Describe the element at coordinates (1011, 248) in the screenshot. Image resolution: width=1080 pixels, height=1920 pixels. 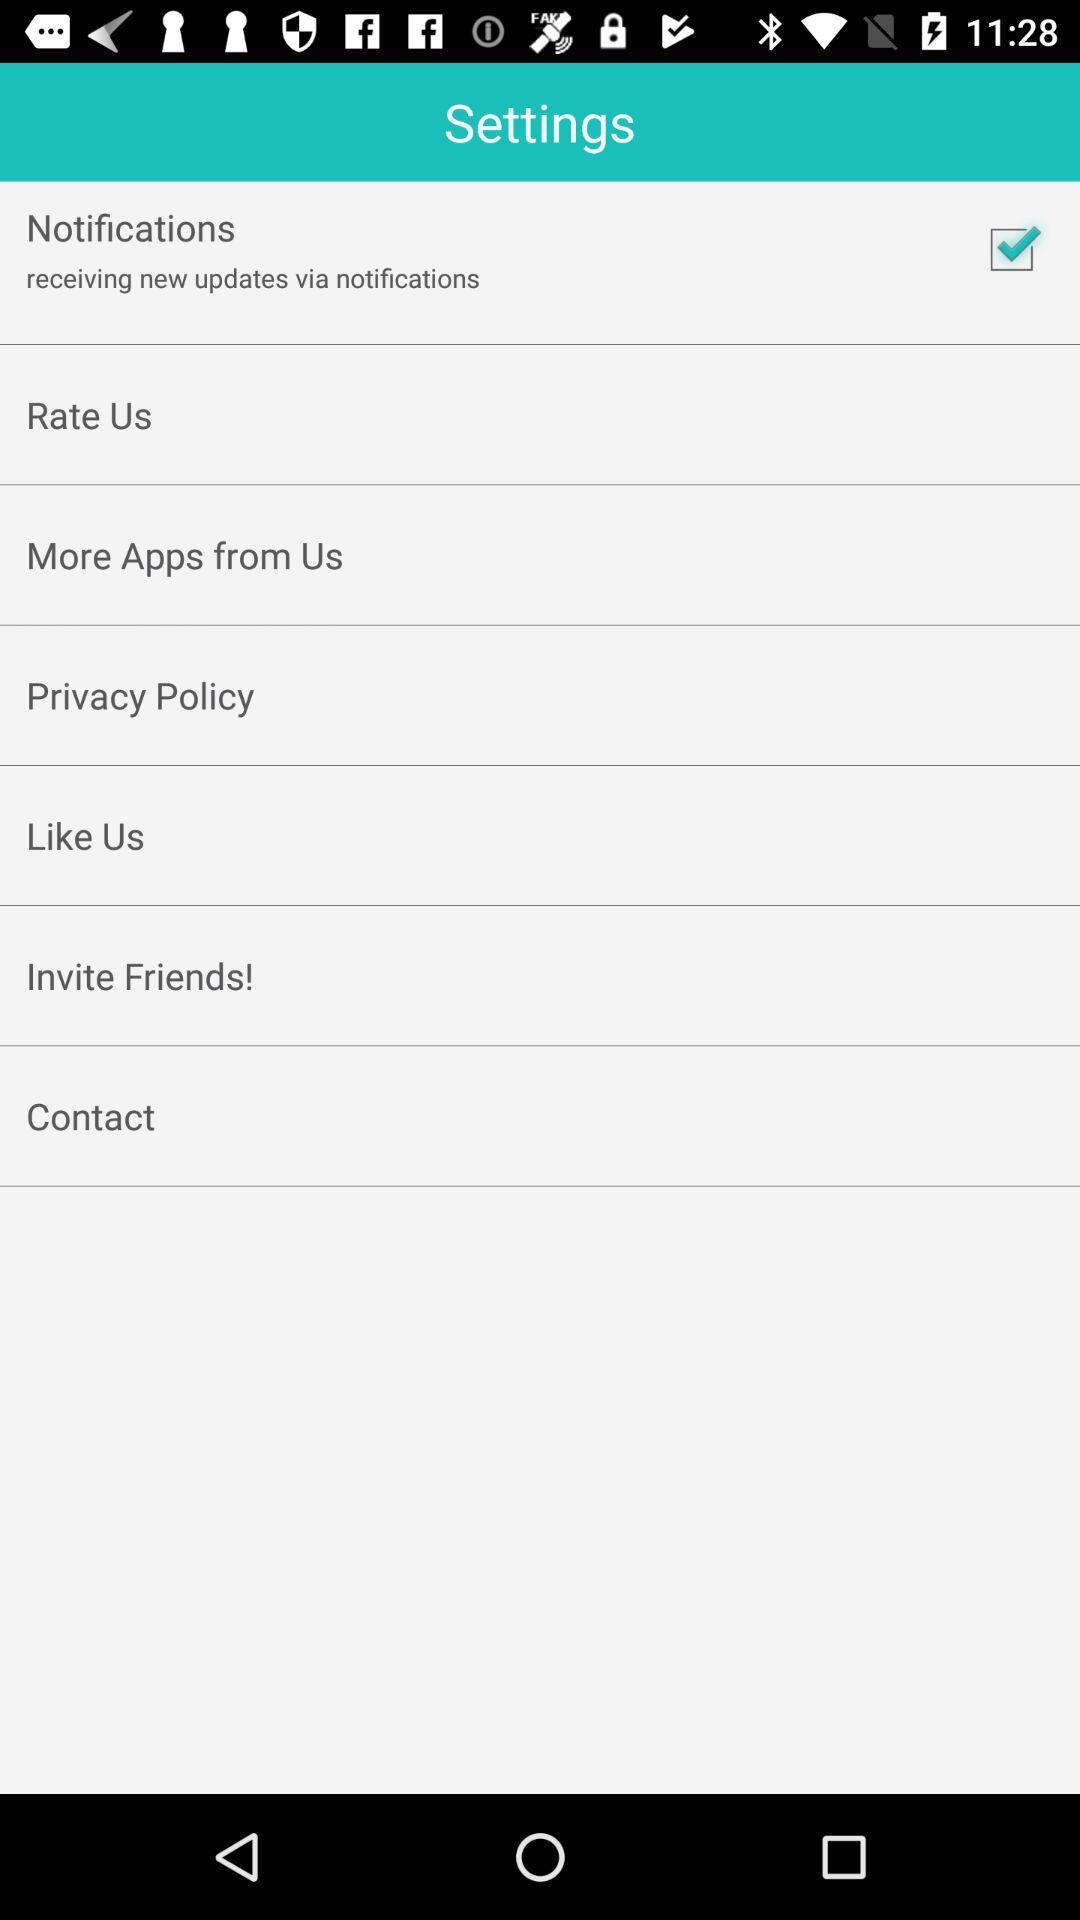
I see `correct` at that location.